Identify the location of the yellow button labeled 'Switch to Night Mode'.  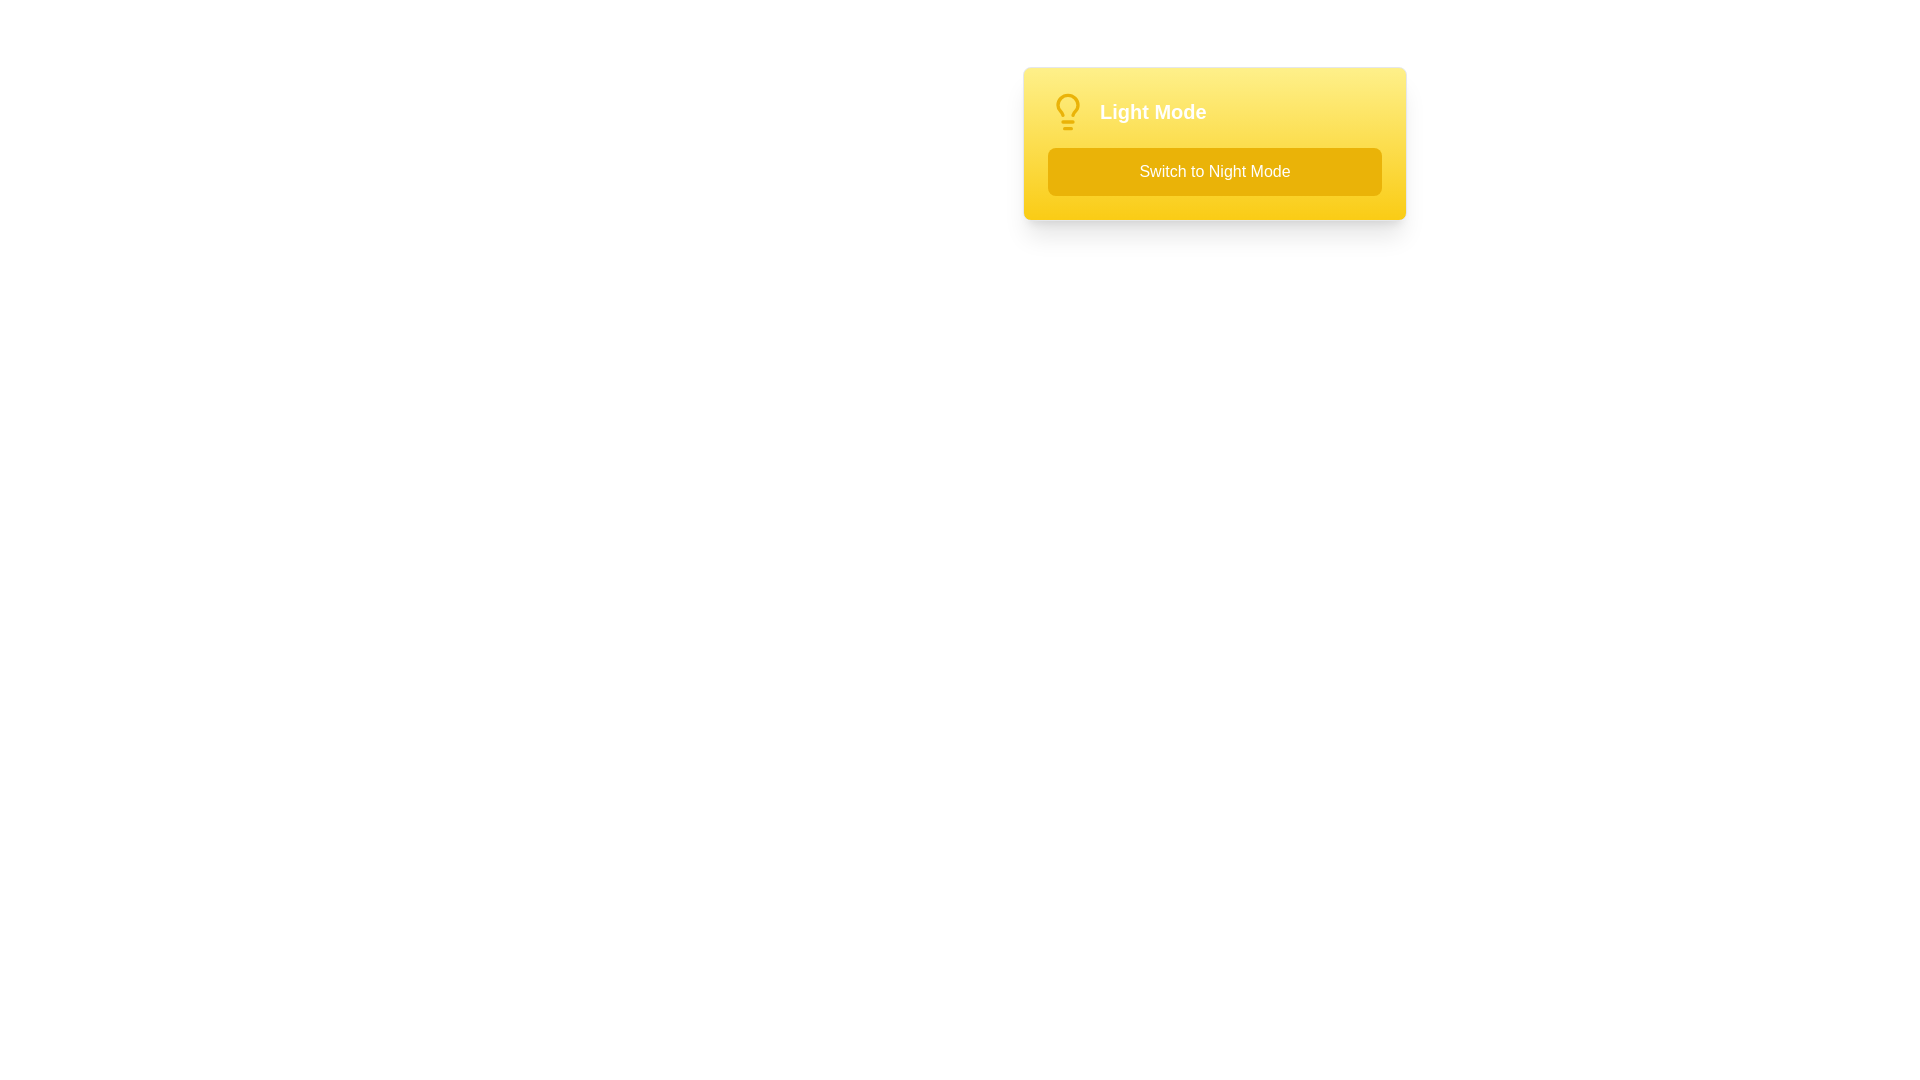
(1213, 171).